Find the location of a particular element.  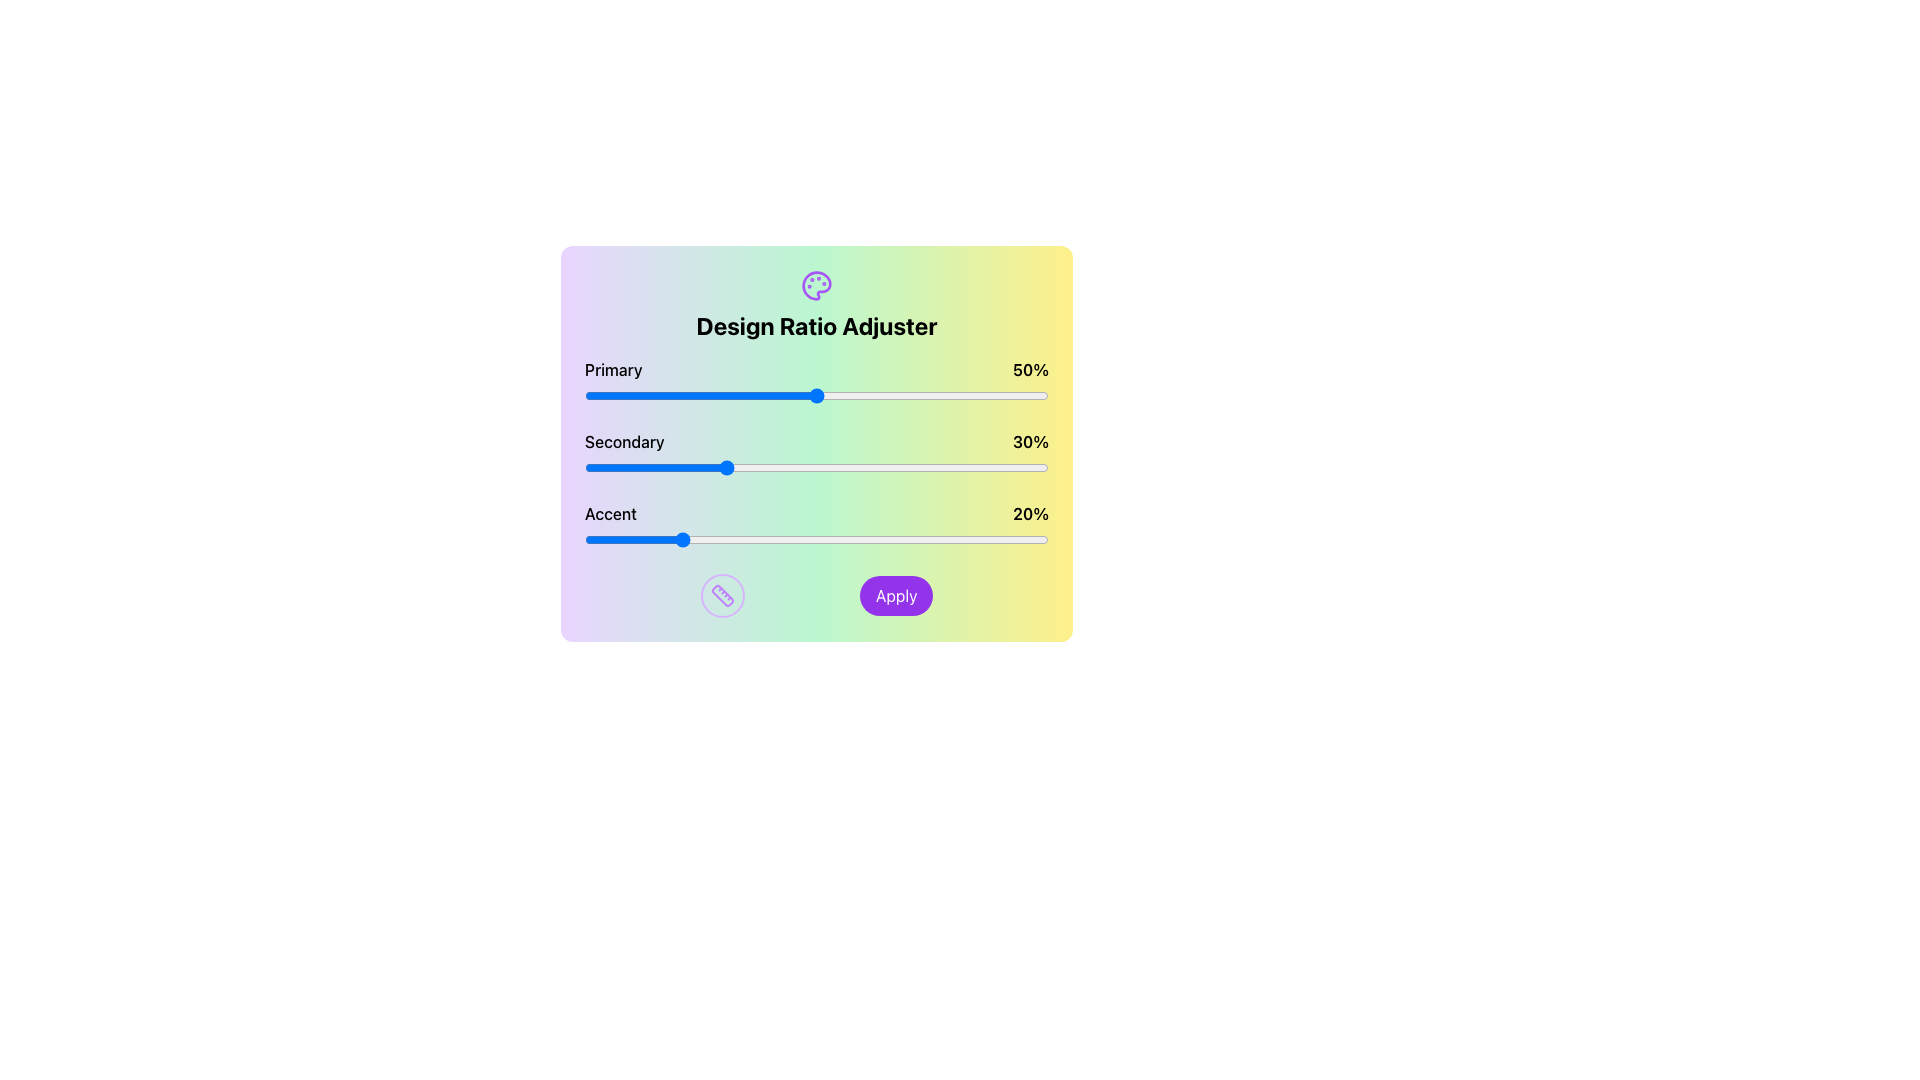

the 'Accent' label which displays the word in bold text on the leftmost side of the third row in the panel is located at coordinates (609, 512).